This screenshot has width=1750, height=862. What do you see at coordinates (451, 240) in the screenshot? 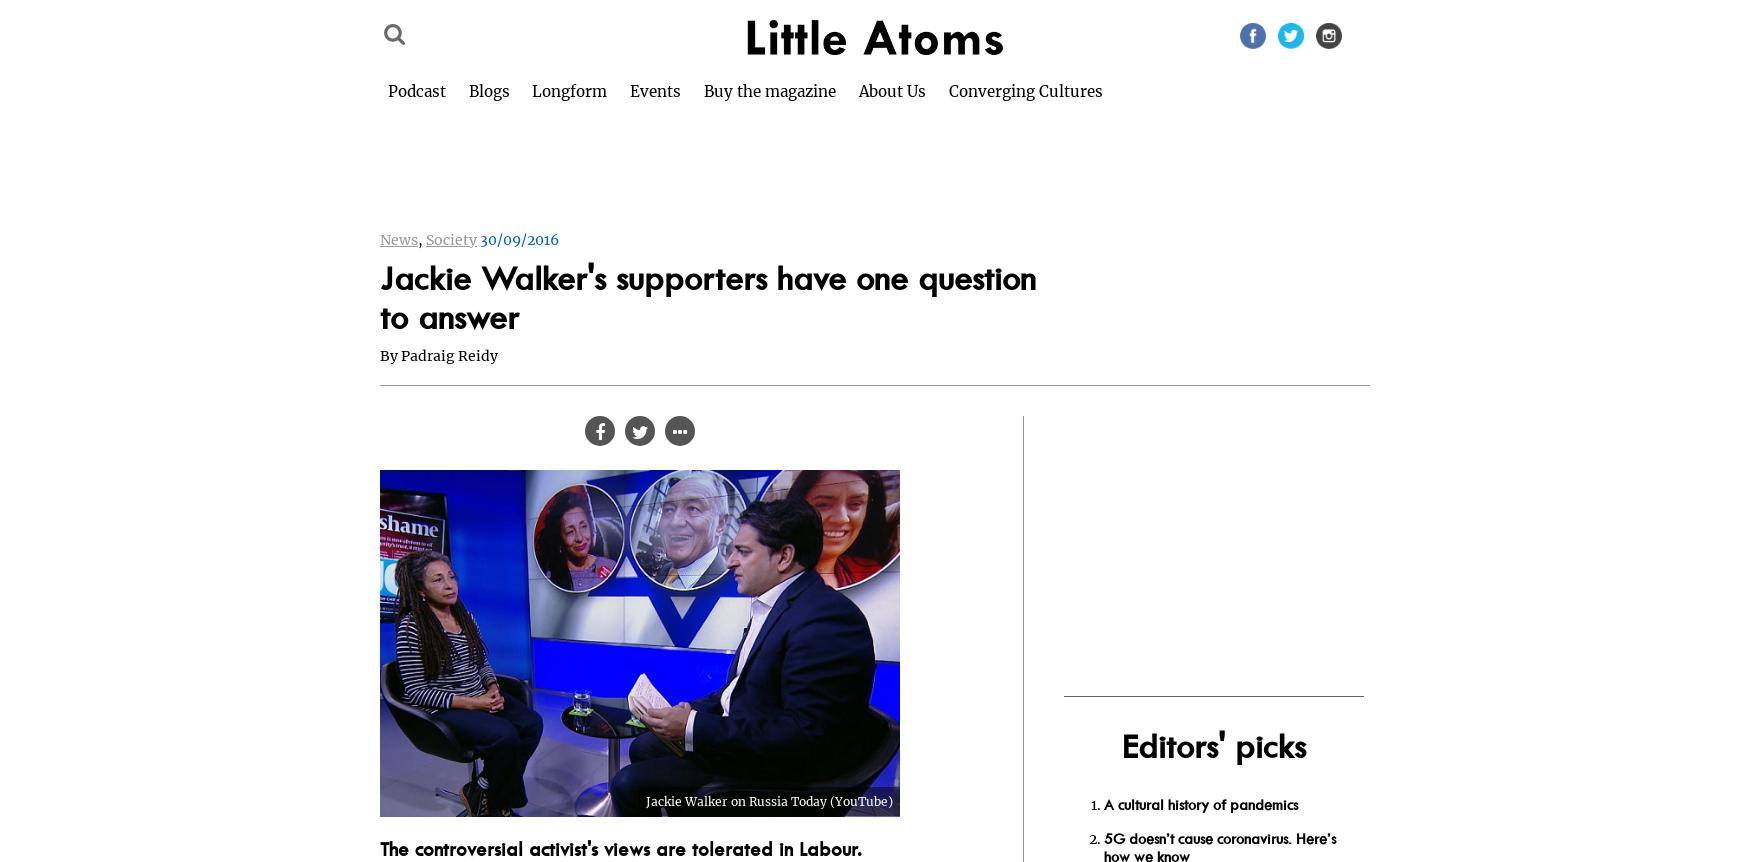
I see `'Society'` at bounding box center [451, 240].